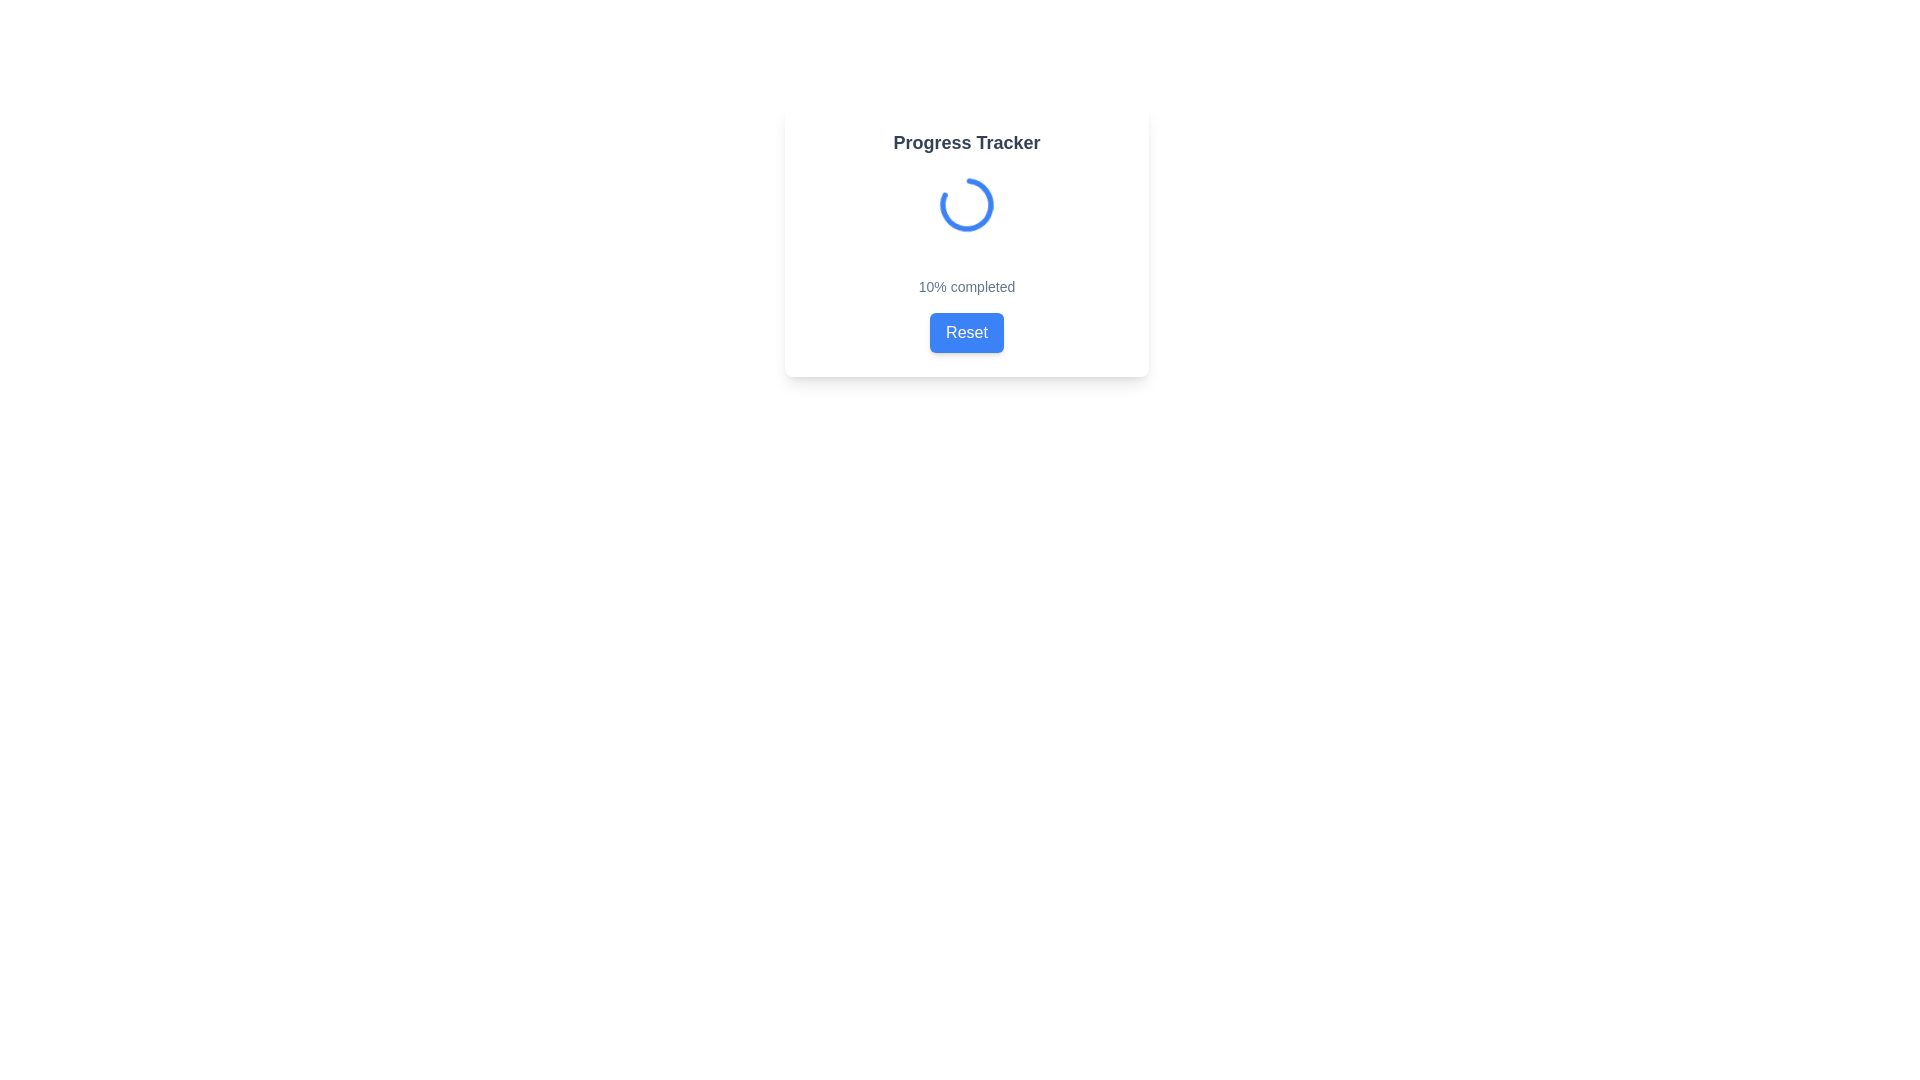  Describe the element at coordinates (966, 204) in the screenshot. I see `the Spinner or Loader Indicator located centrally within the 'Progress Tracker' module, which is positioned below the title and above the '10% completed' indicator and the 'Reset' button` at that location.